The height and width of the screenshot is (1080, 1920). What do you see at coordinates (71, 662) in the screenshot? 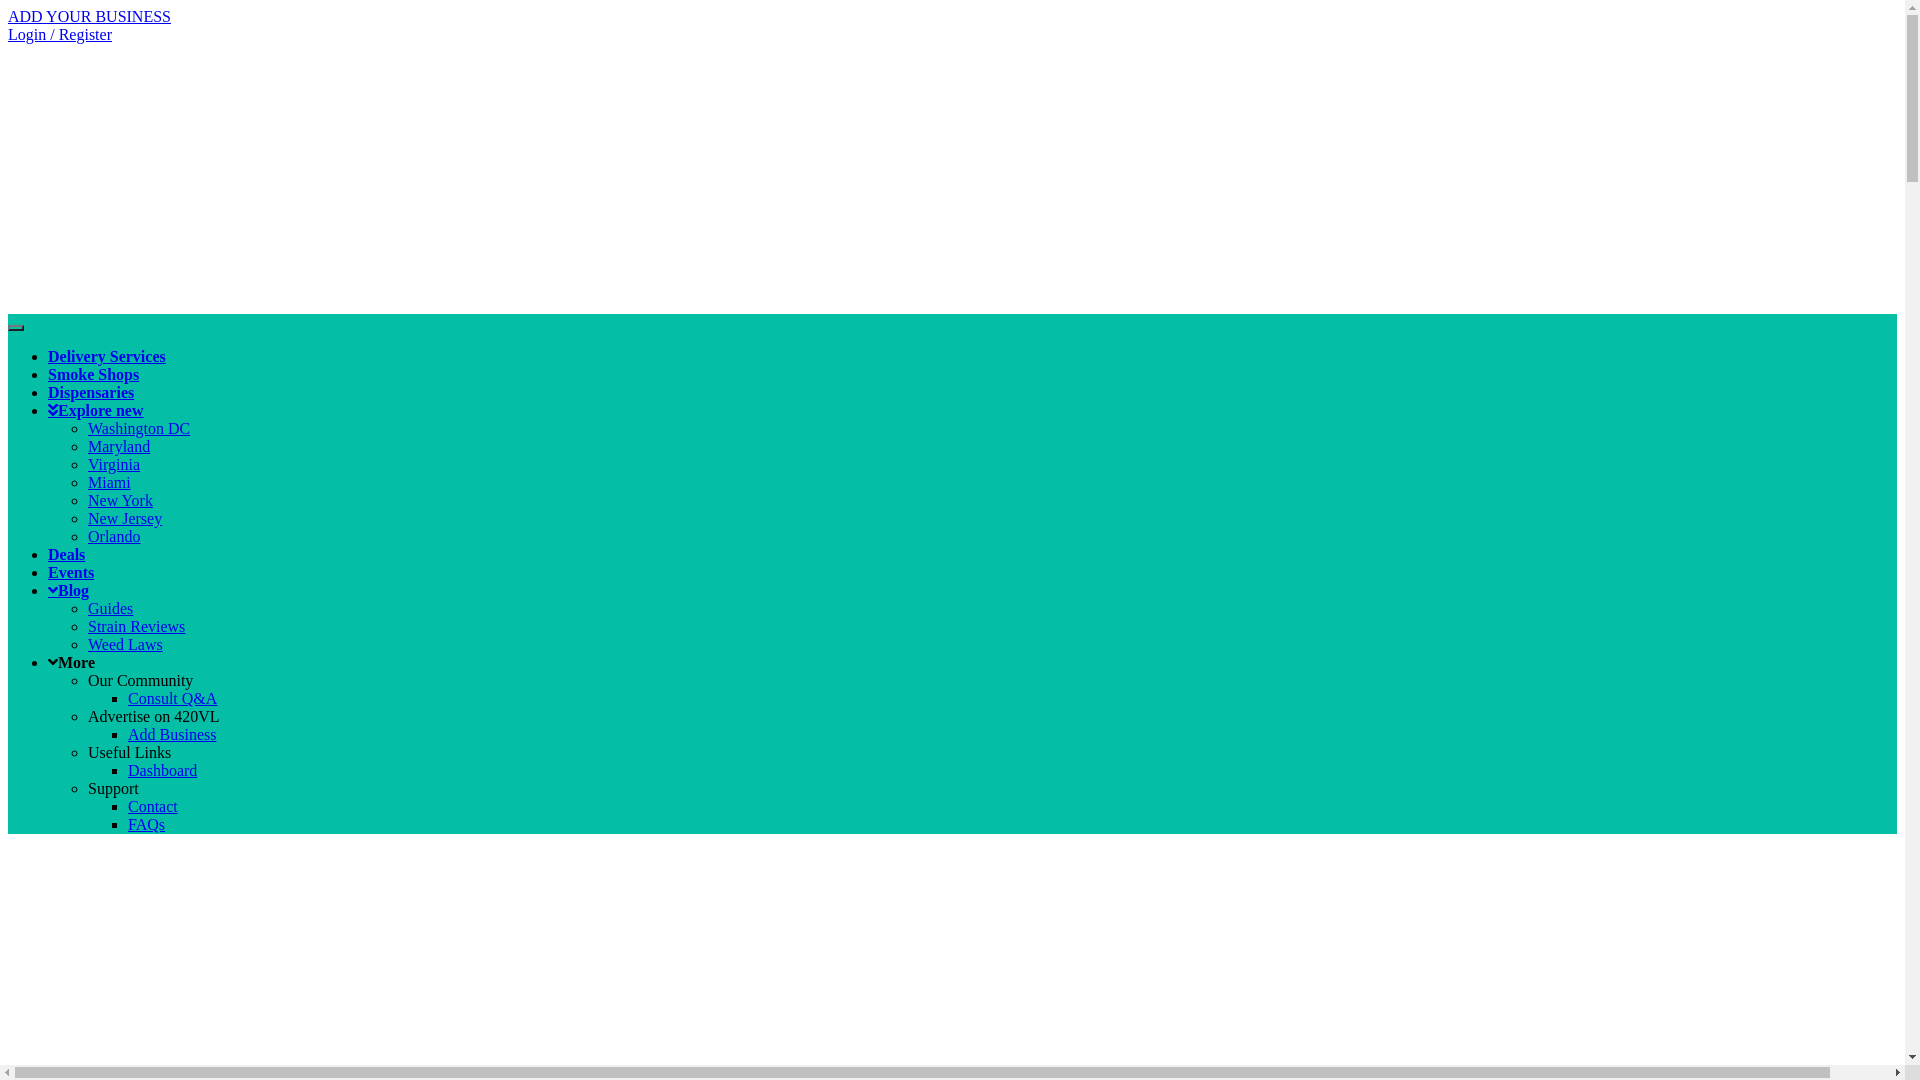
I see `'More'` at bounding box center [71, 662].